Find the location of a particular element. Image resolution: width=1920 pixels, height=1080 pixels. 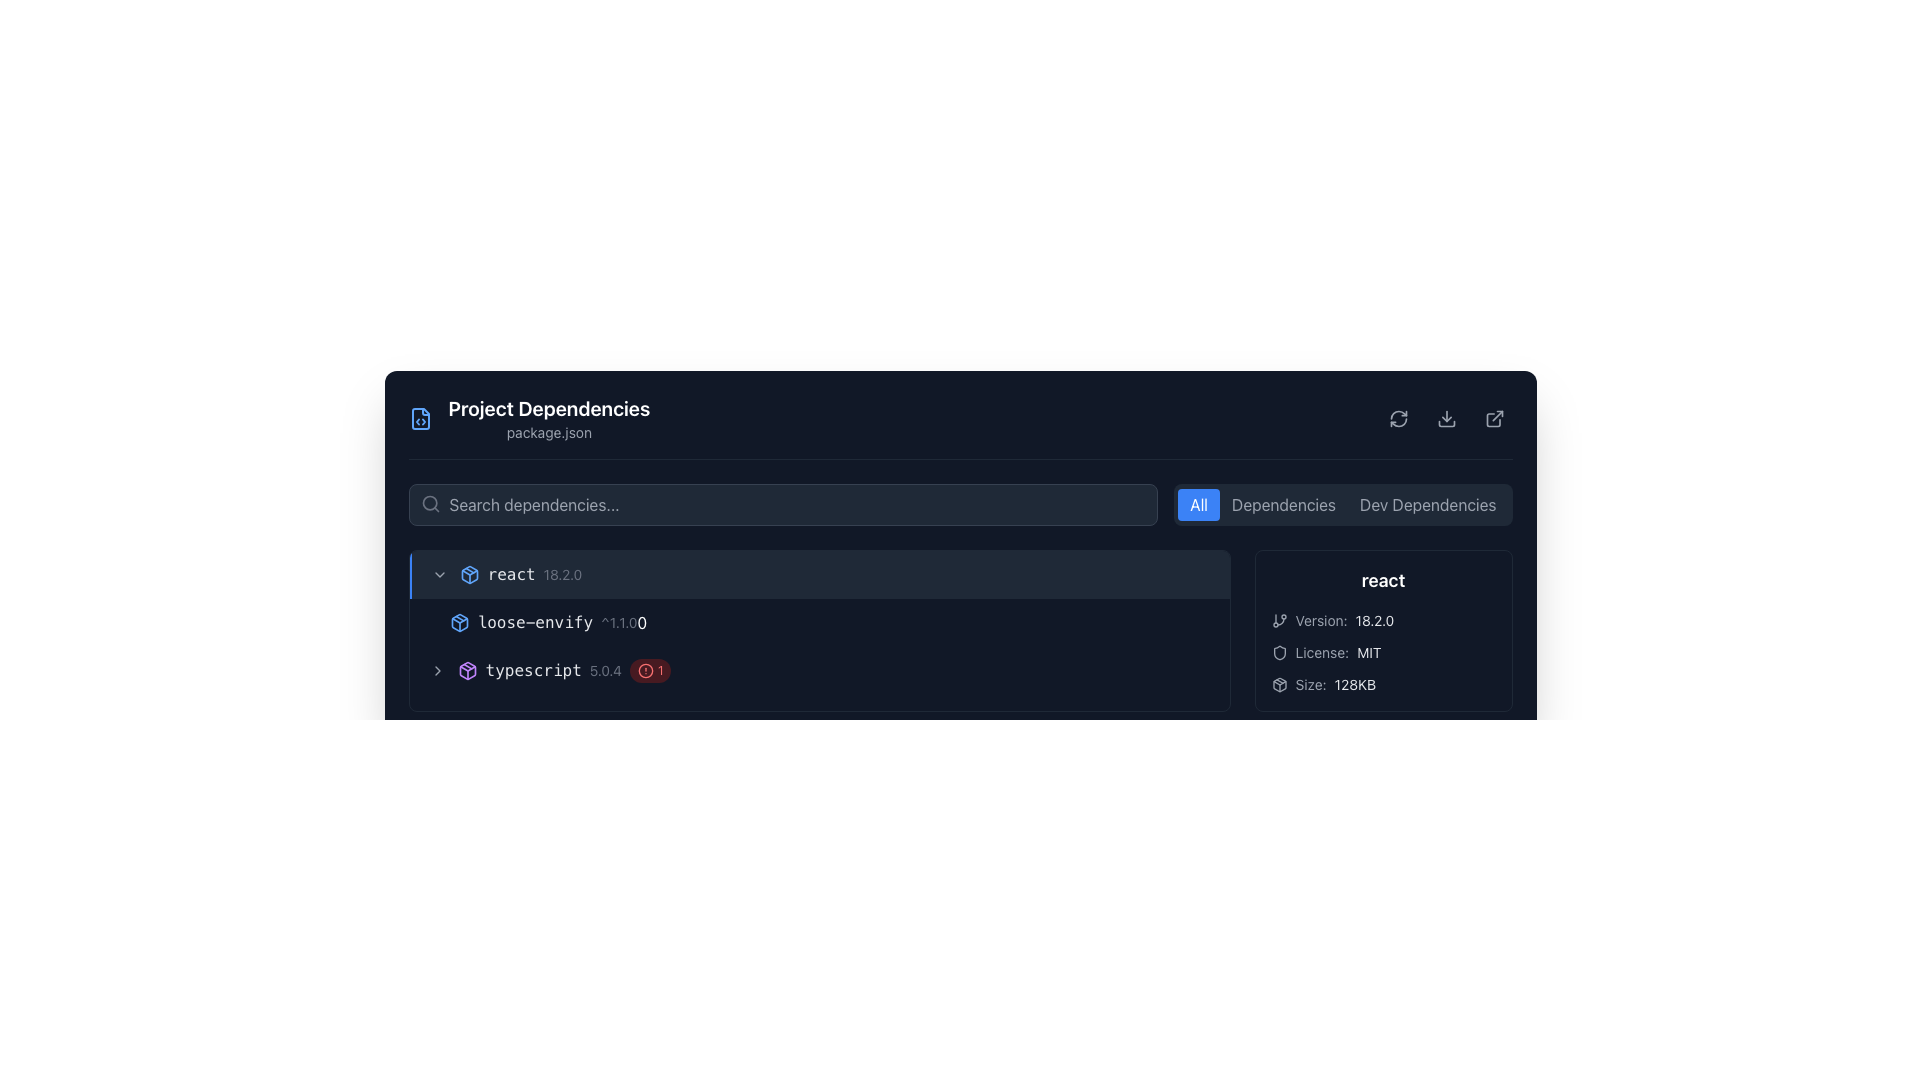

the right-facing chevron icon styled in gray, located to the left of the text 'typescript 5.0.4' is located at coordinates (436, 671).